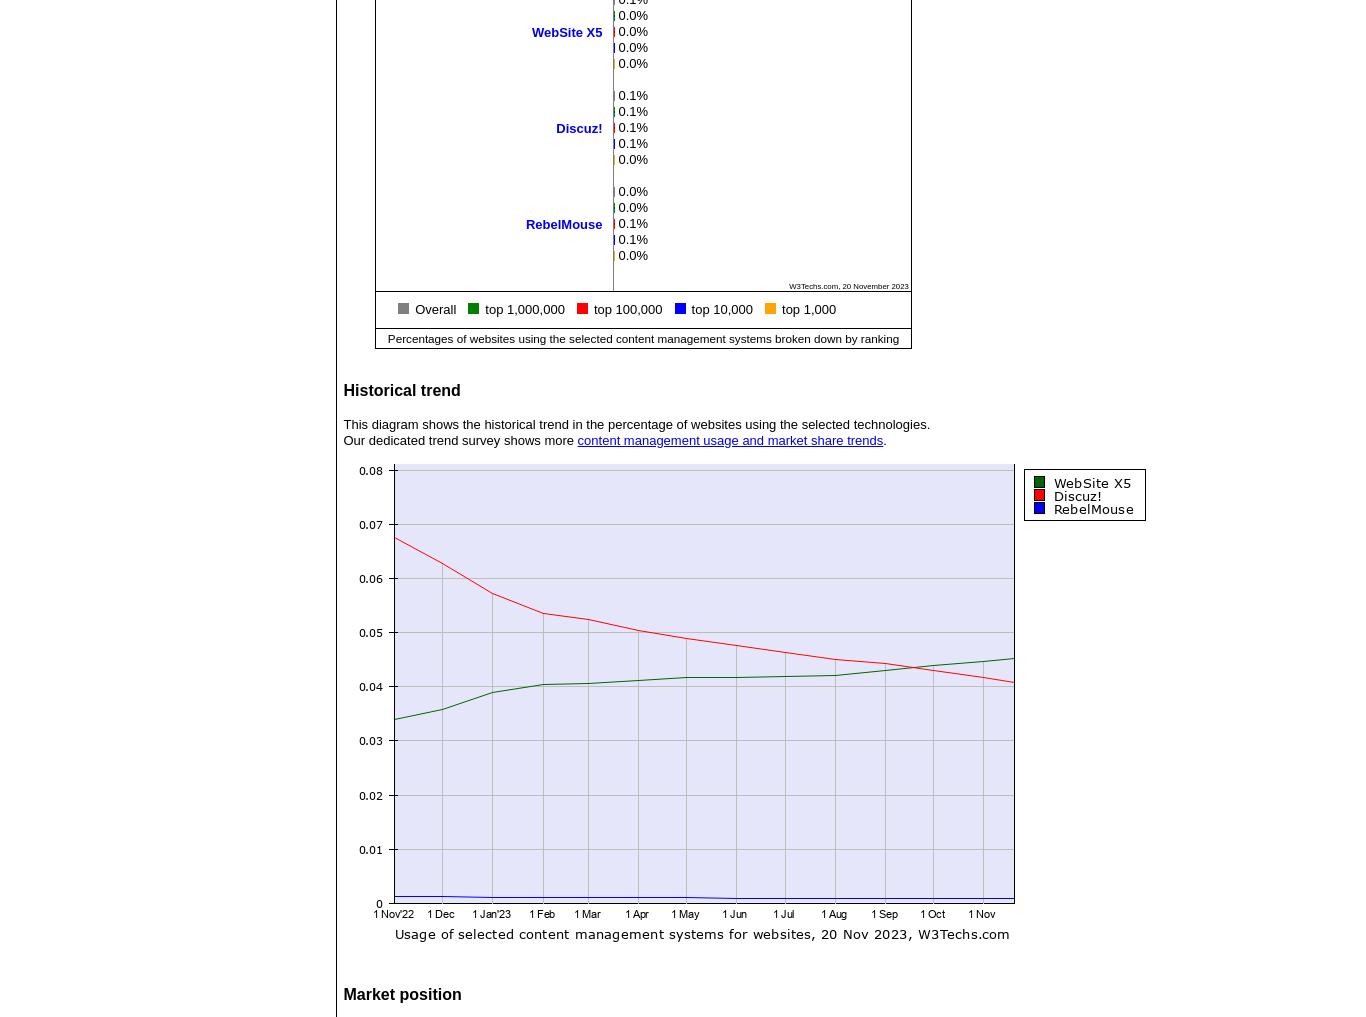 This screenshot has height=1017, width=1366. I want to click on 'top 1,000', so click(807, 309).